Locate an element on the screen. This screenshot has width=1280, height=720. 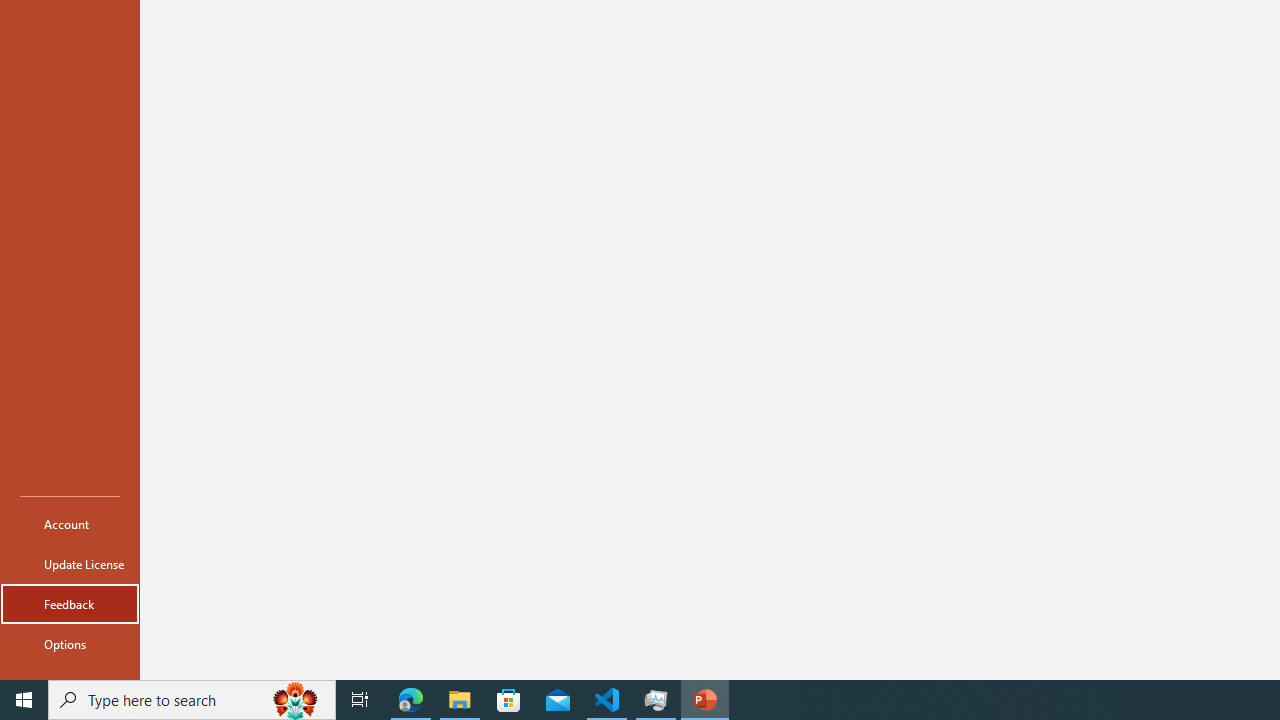
'Feedback' is located at coordinates (69, 603).